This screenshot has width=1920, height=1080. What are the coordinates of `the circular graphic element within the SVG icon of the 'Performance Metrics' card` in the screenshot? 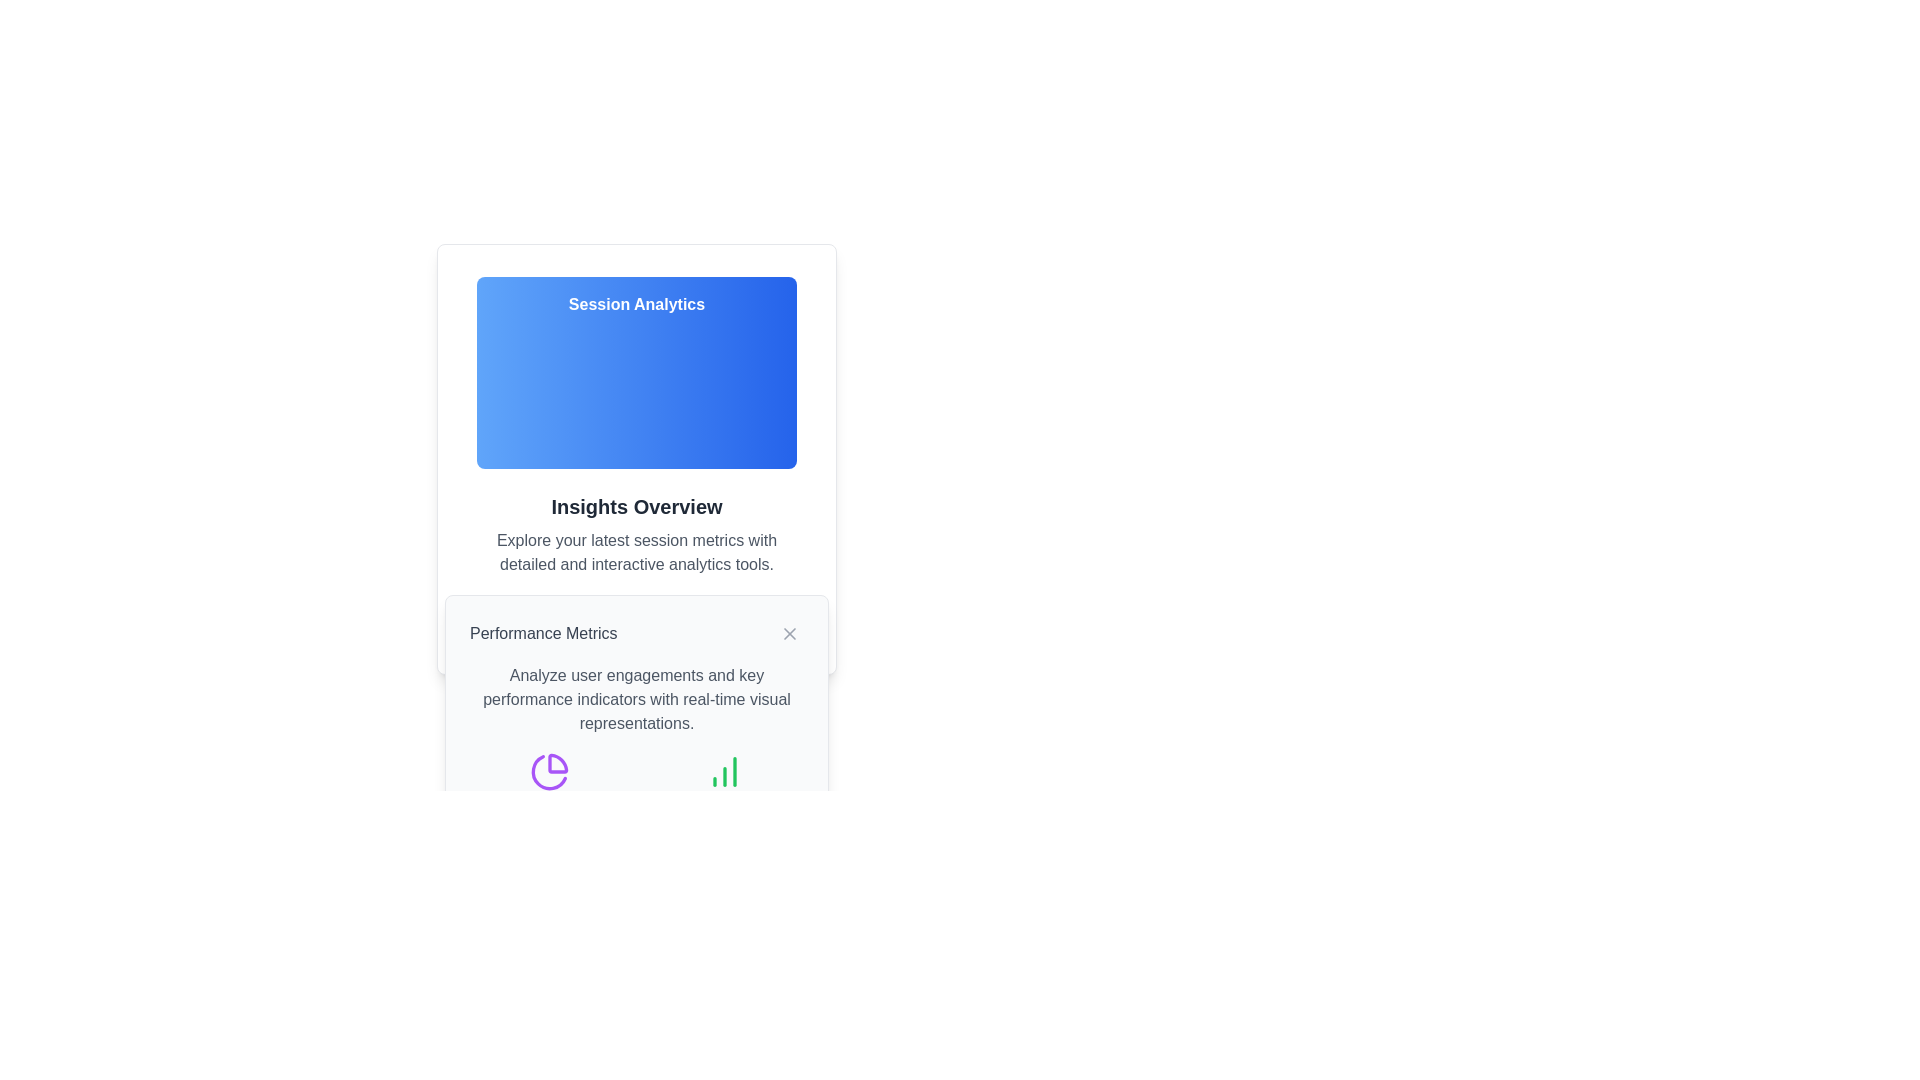 It's located at (588, 620).